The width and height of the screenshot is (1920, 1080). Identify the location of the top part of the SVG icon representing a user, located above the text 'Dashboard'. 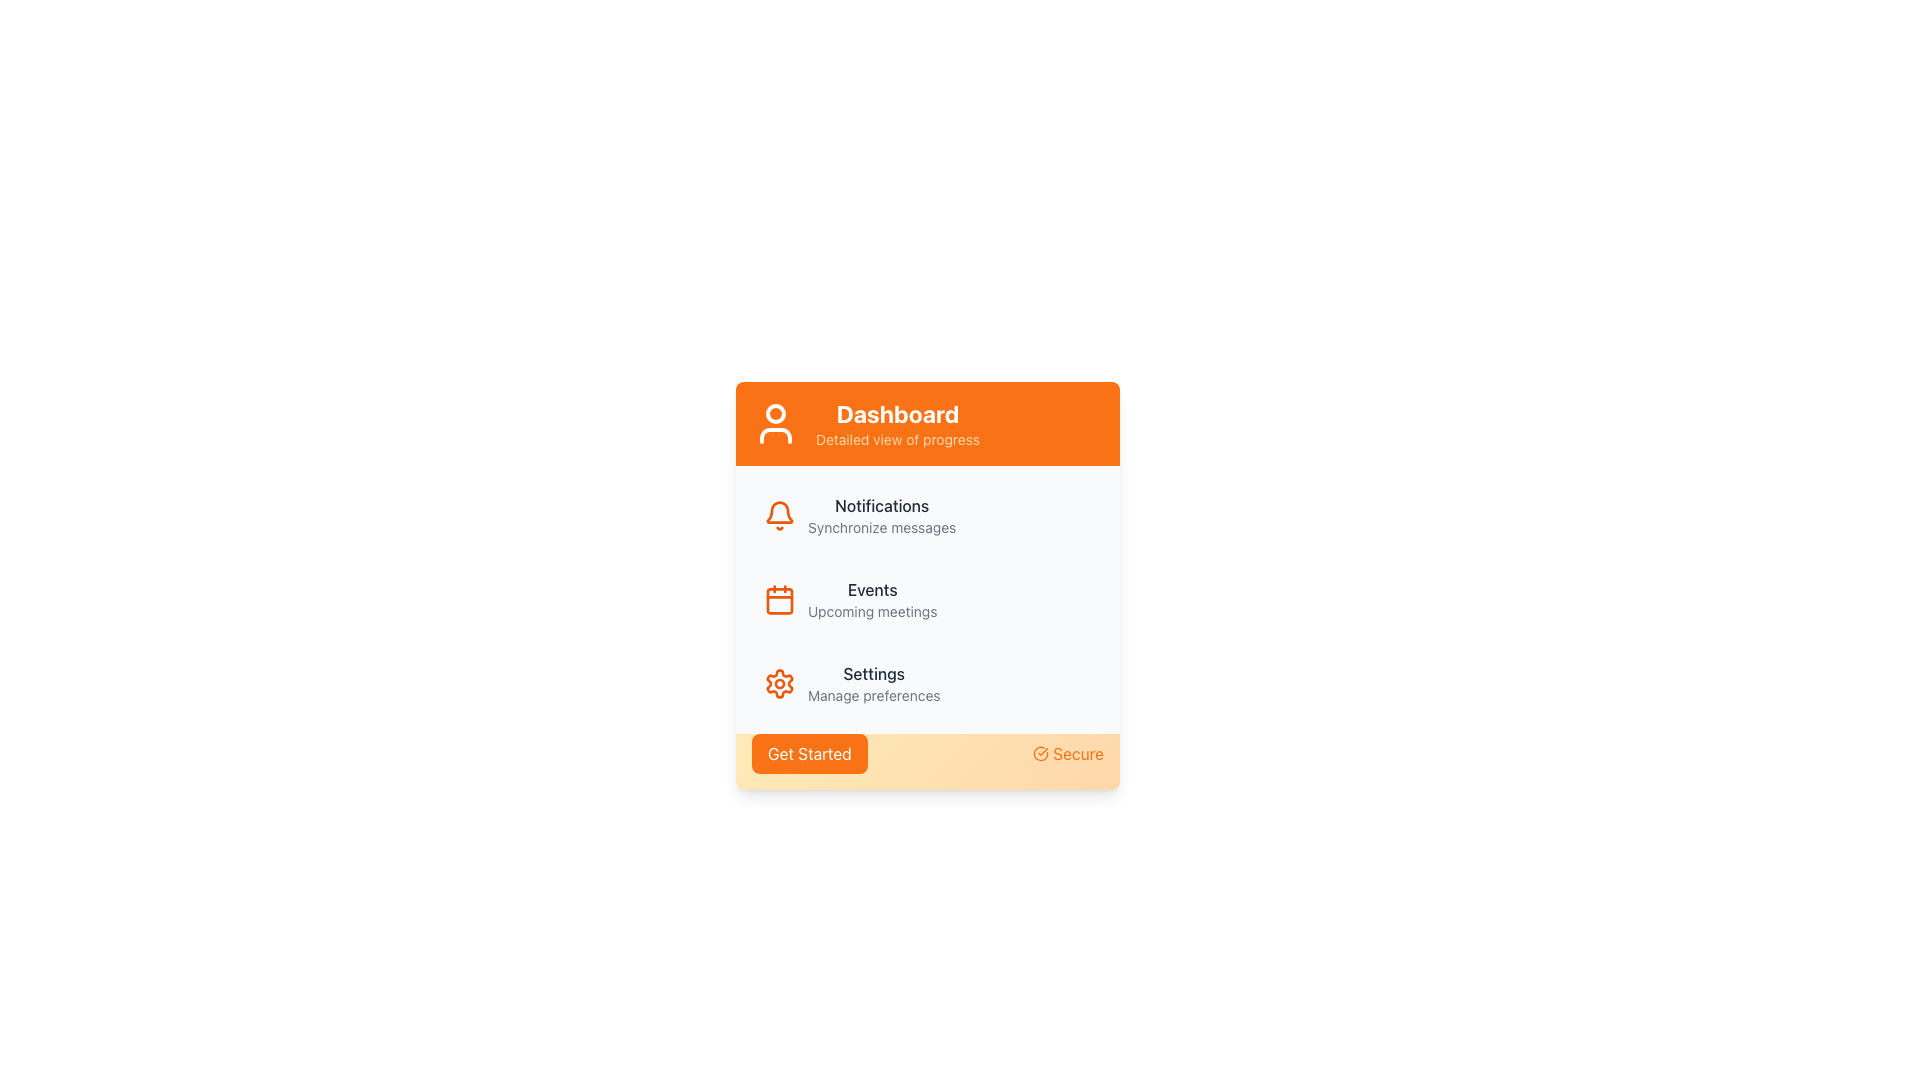
(775, 412).